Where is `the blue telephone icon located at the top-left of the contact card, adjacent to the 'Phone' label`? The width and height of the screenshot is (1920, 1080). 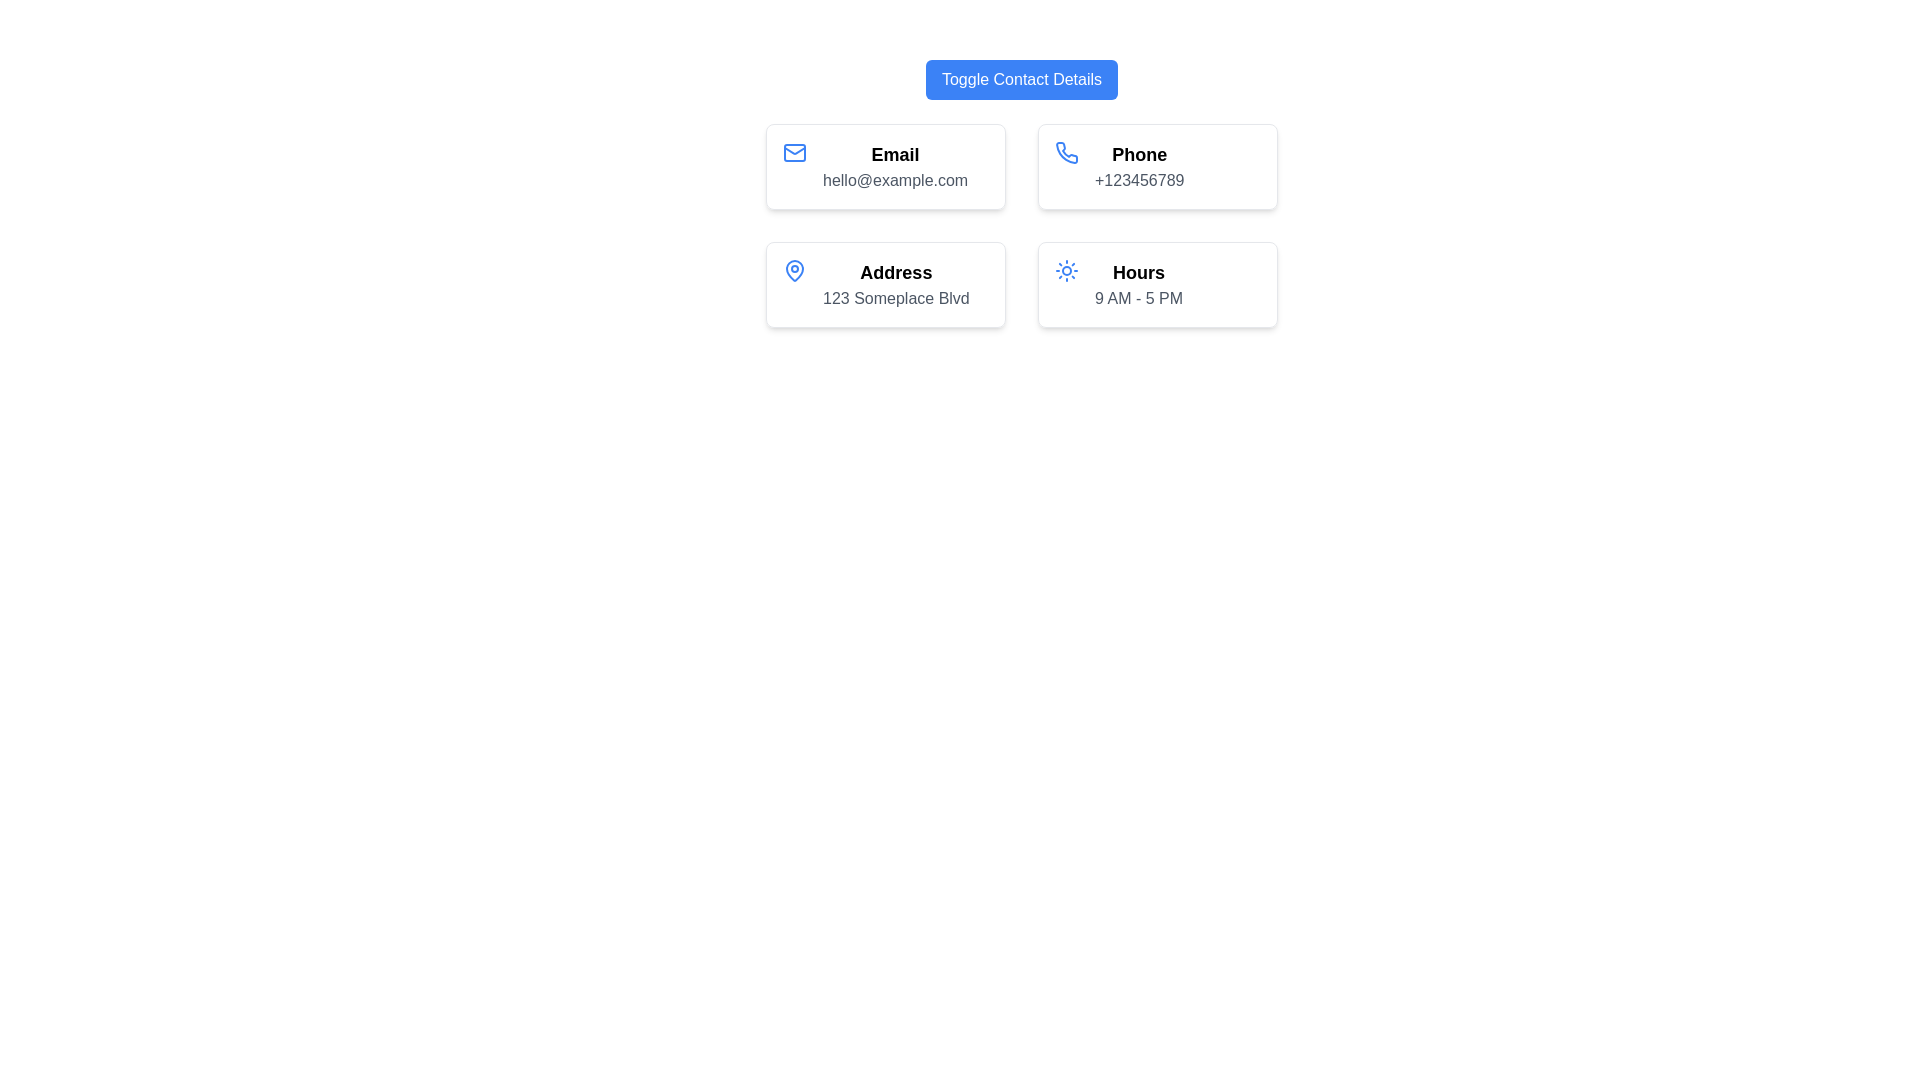 the blue telephone icon located at the top-left of the contact card, adjacent to the 'Phone' label is located at coordinates (1065, 165).